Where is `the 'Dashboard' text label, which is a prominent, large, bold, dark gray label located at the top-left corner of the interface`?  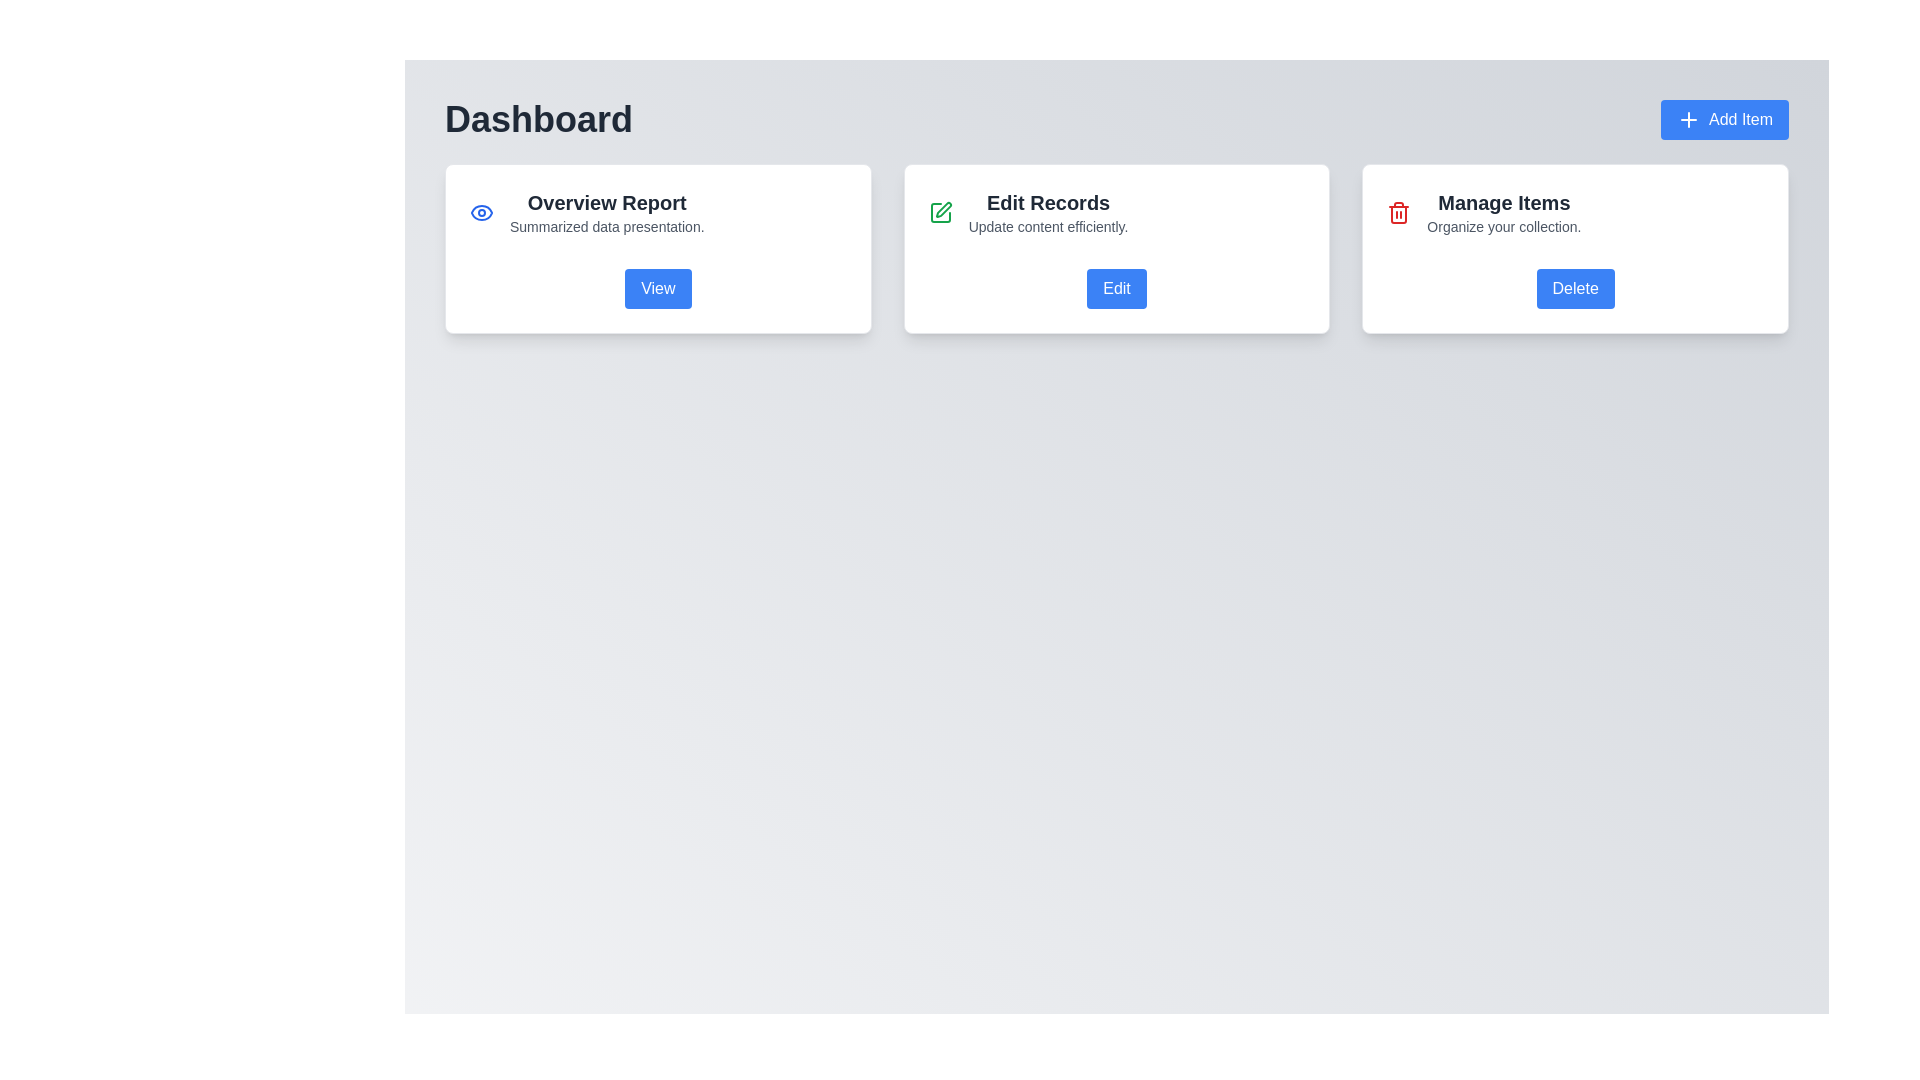 the 'Dashboard' text label, which is a prominent, large, bold, dark gray label located at the top-left corner of the interface is located at coordinates (538, 119).